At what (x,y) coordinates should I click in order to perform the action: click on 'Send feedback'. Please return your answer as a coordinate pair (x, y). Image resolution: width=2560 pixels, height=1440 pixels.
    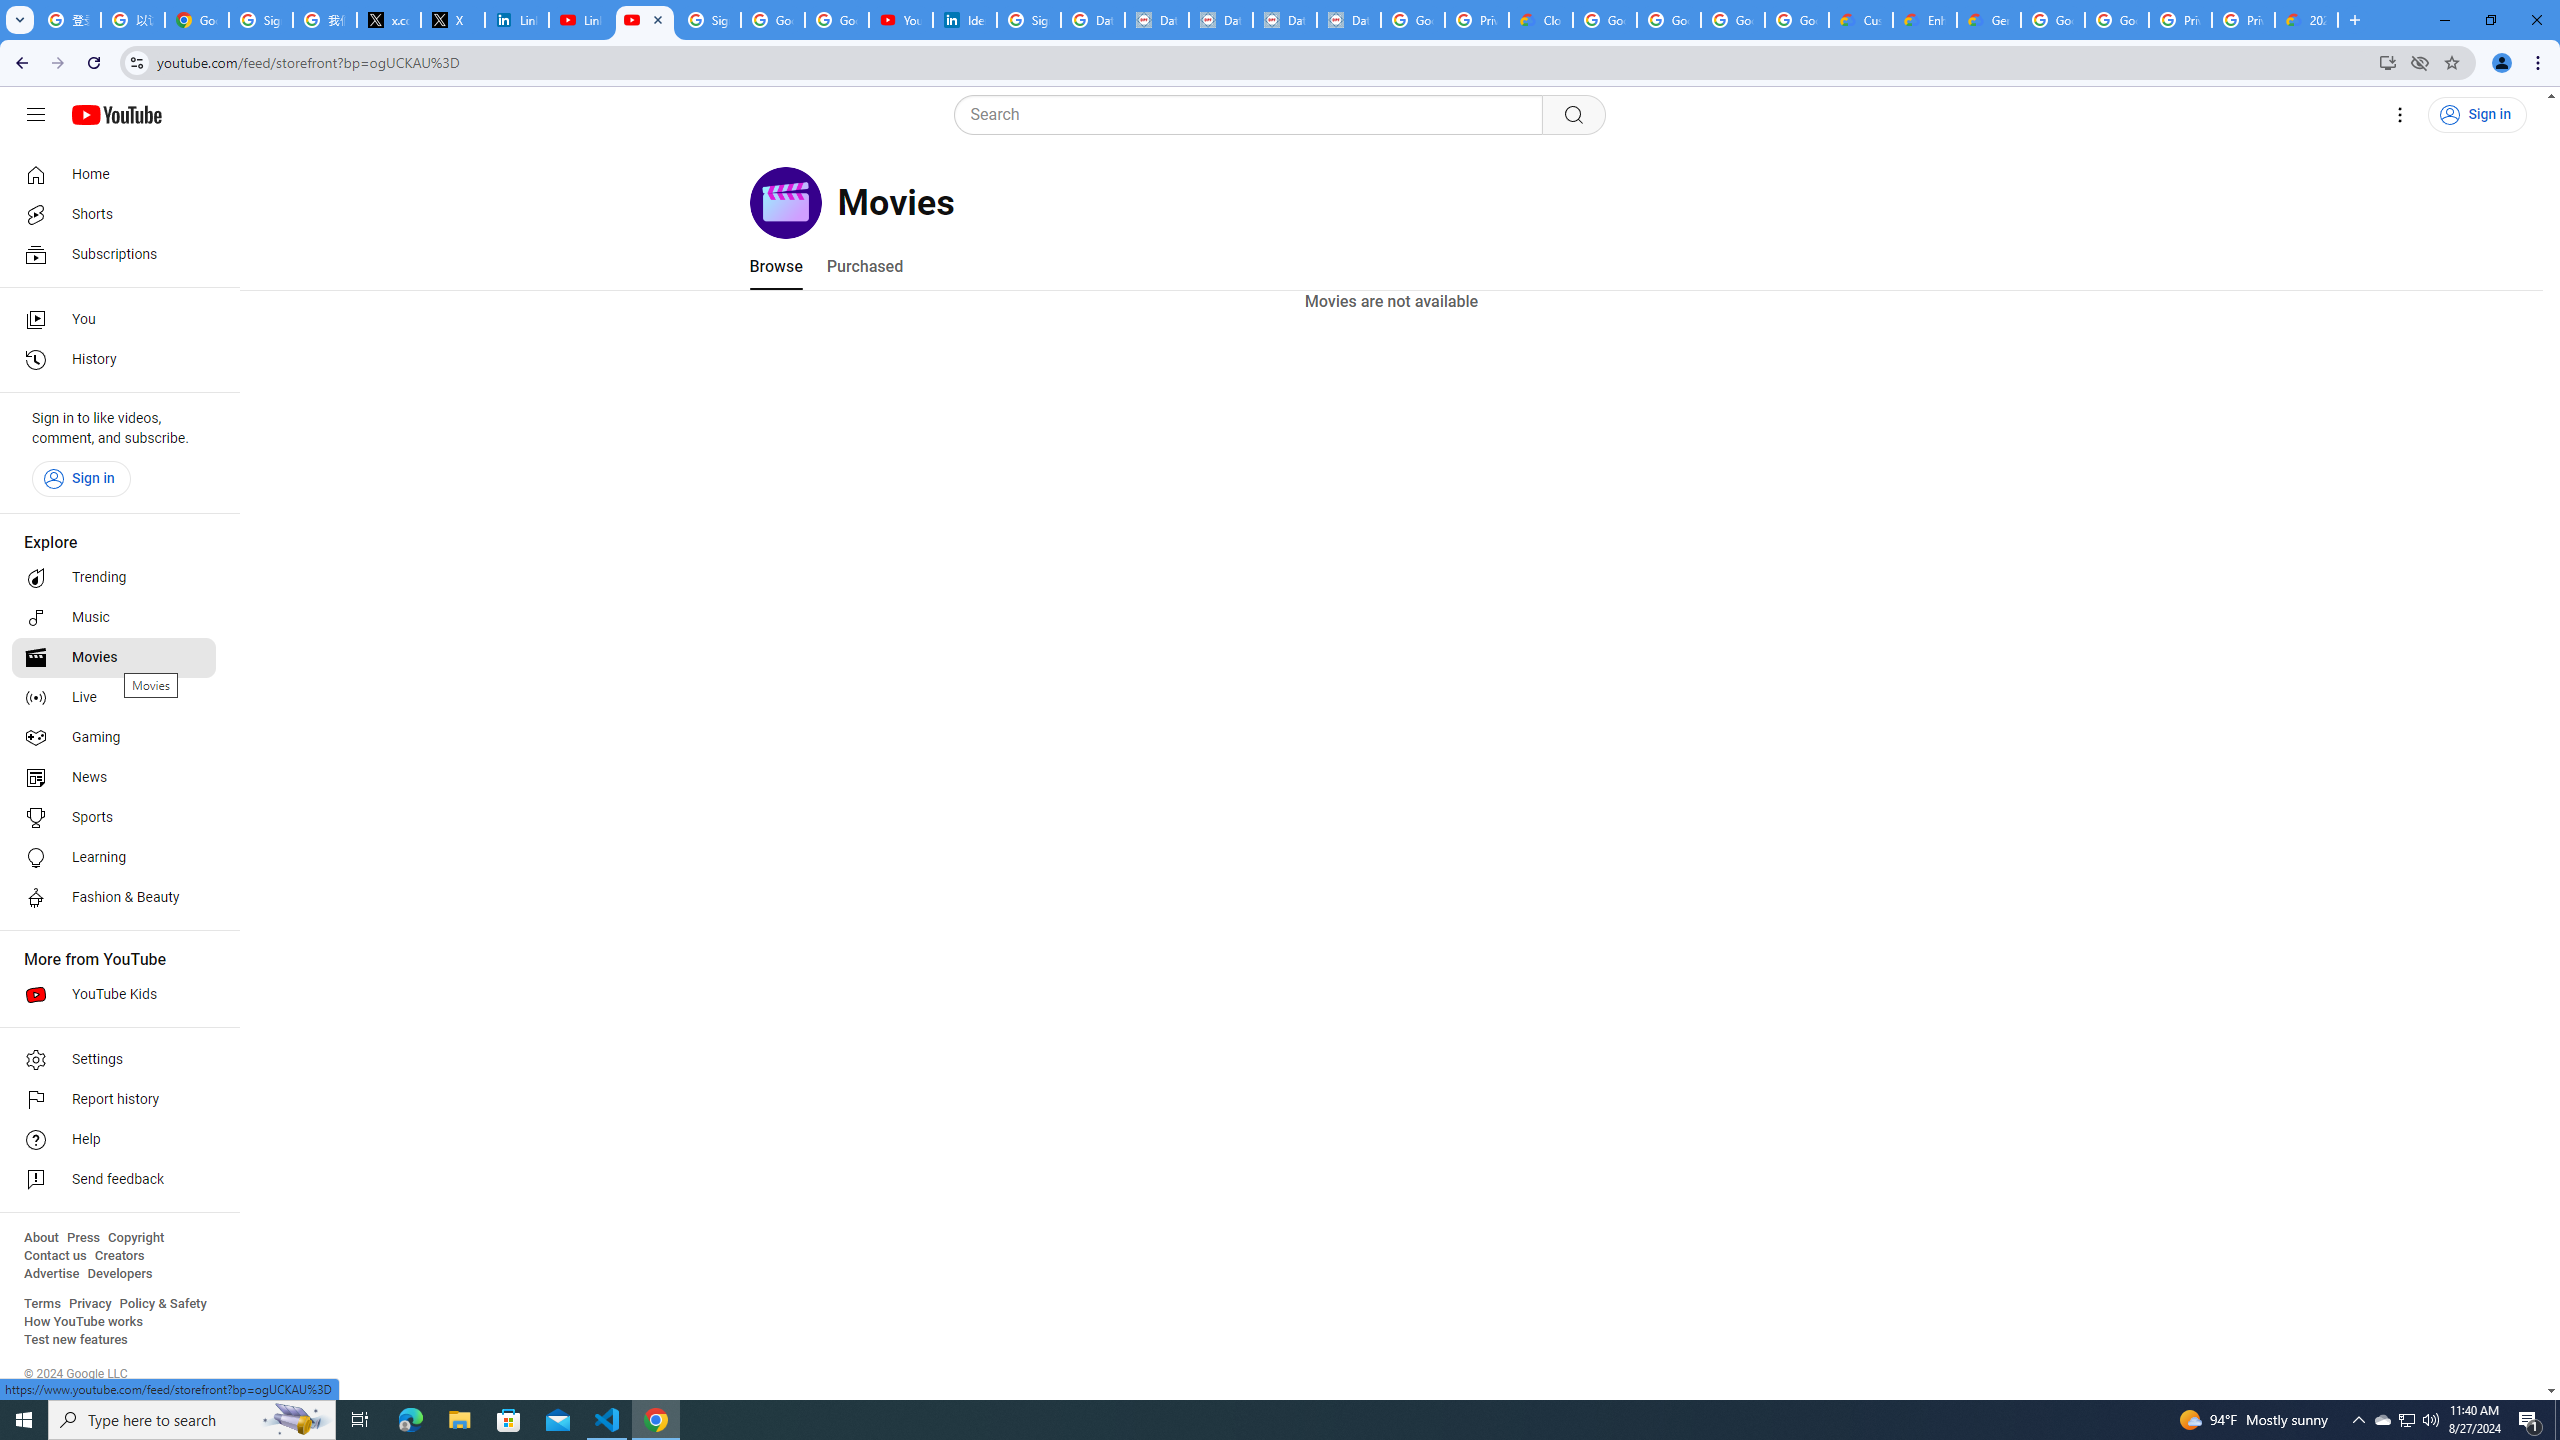
    Looking at the image, I should click on (113, 1179).